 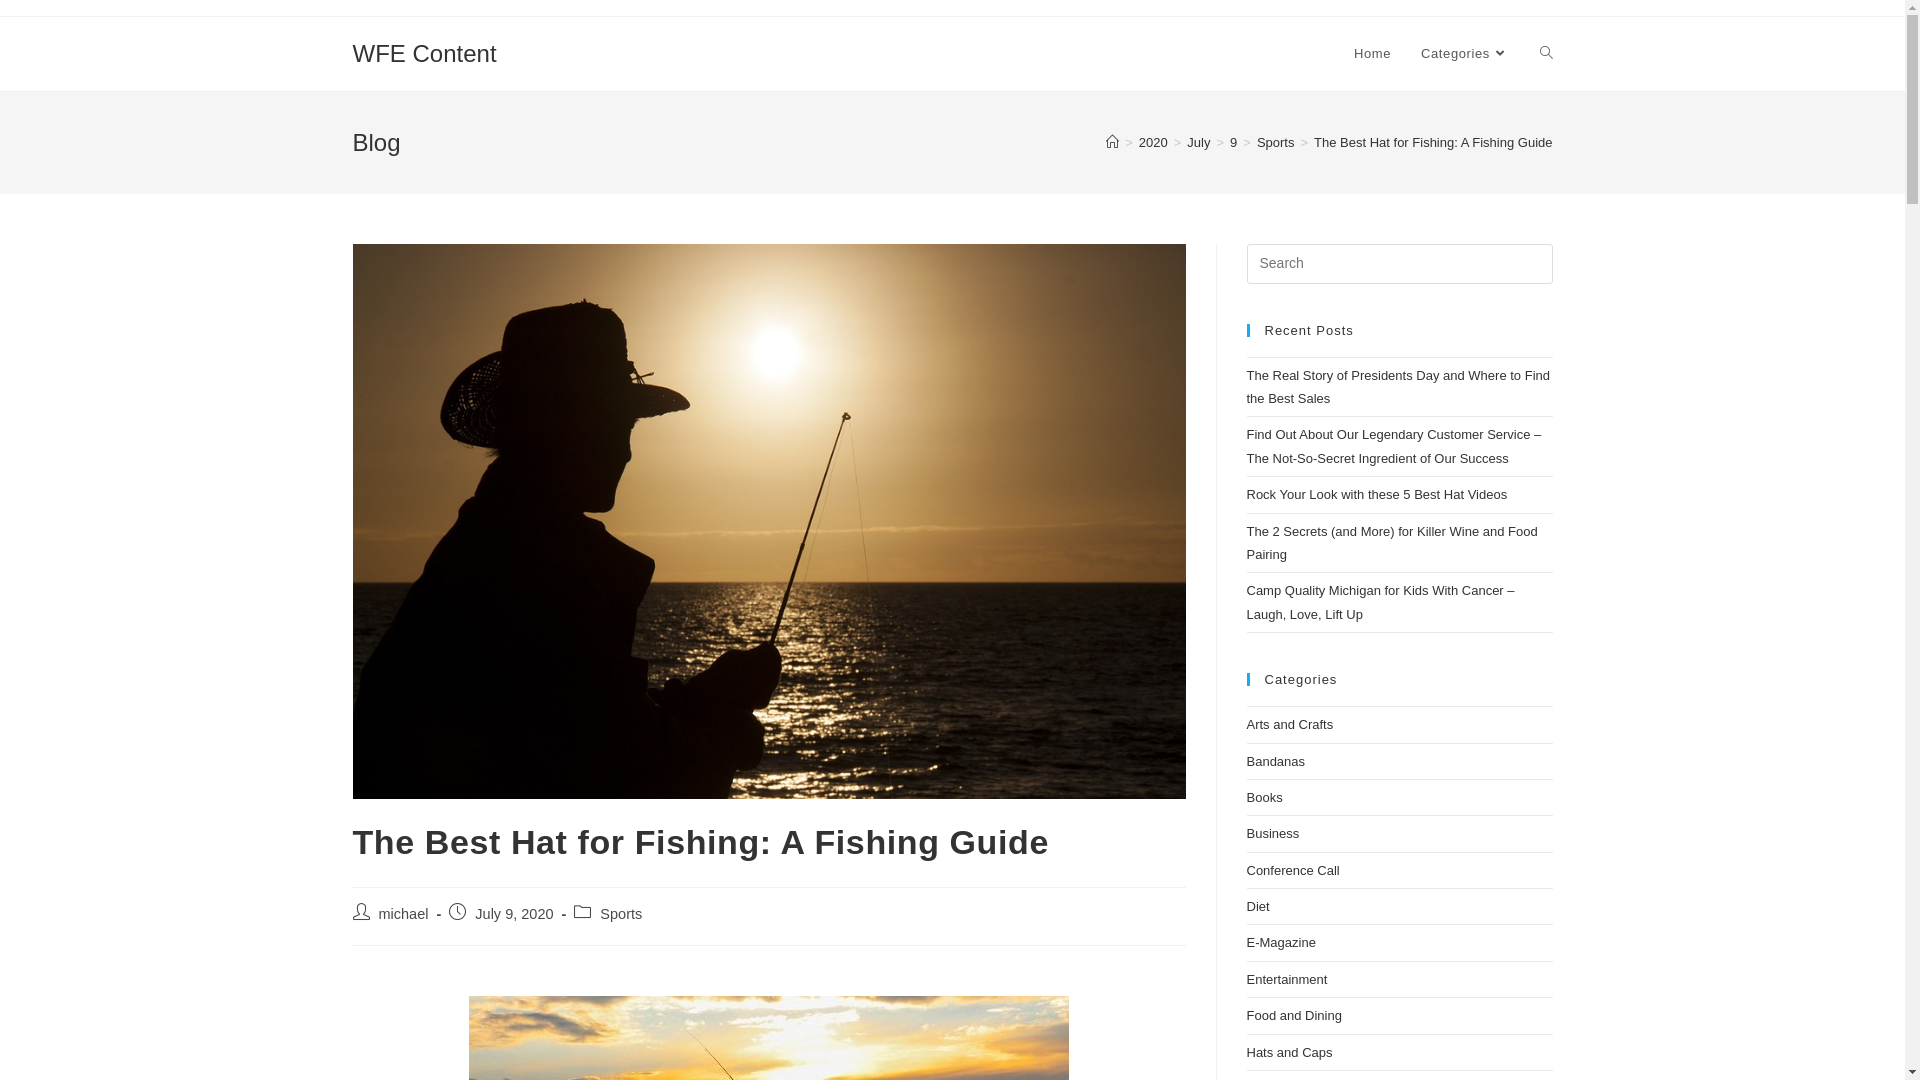 What do you see at coordinates (1245, 761) in the screenshot?
I see `'Bandanas'` at bounding box center [1245, 761].